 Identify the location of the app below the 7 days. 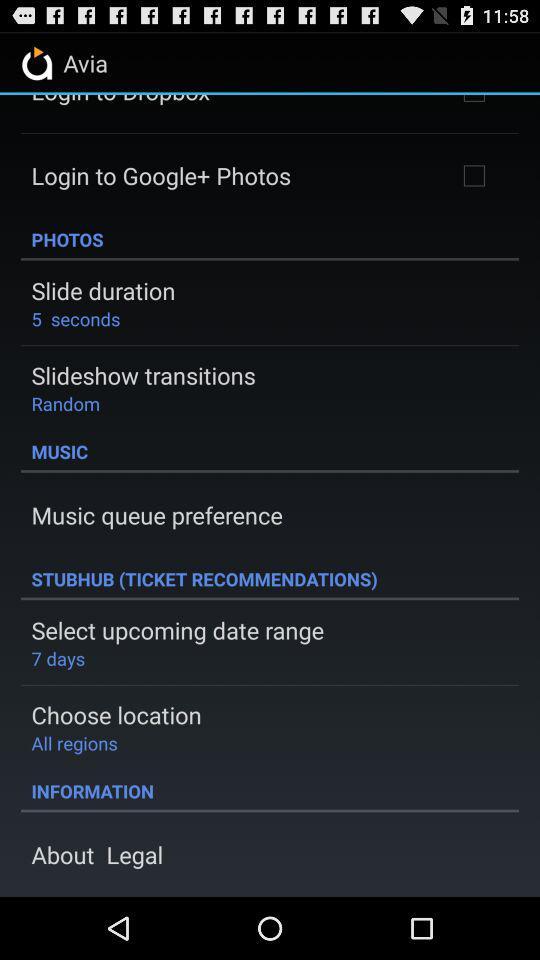
(116, 714).